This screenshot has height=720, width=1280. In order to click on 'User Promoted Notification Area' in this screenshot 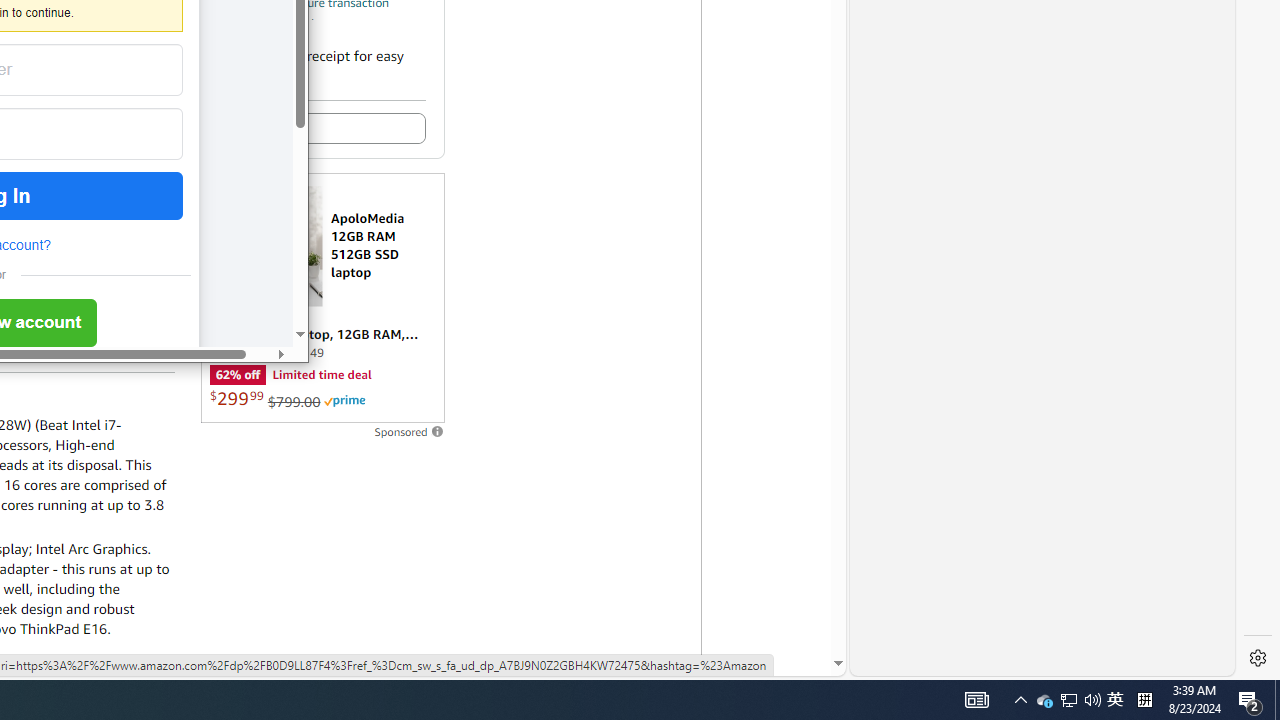, I will do `click(1044, 698)`.